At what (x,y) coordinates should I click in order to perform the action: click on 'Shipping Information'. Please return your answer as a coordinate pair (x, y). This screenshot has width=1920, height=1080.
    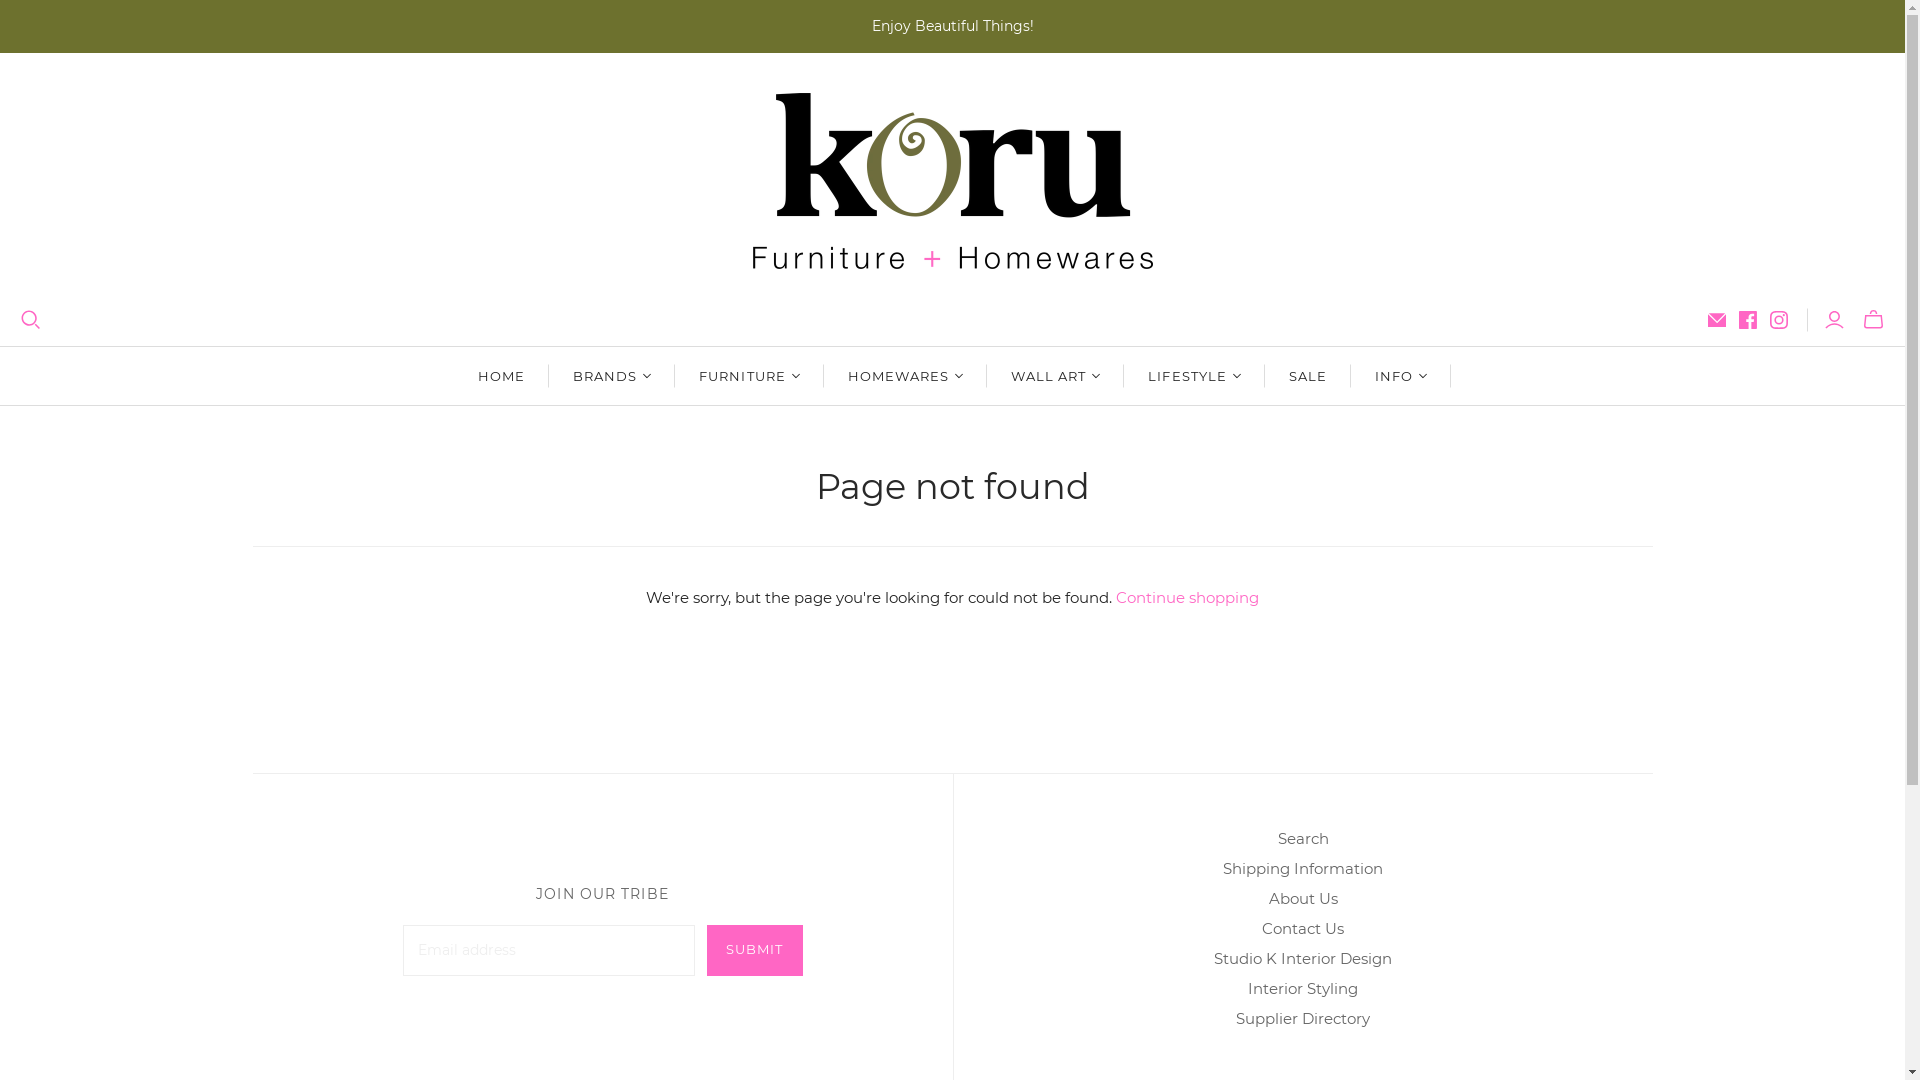
    Looking at the image, I should click on (1302, 867).